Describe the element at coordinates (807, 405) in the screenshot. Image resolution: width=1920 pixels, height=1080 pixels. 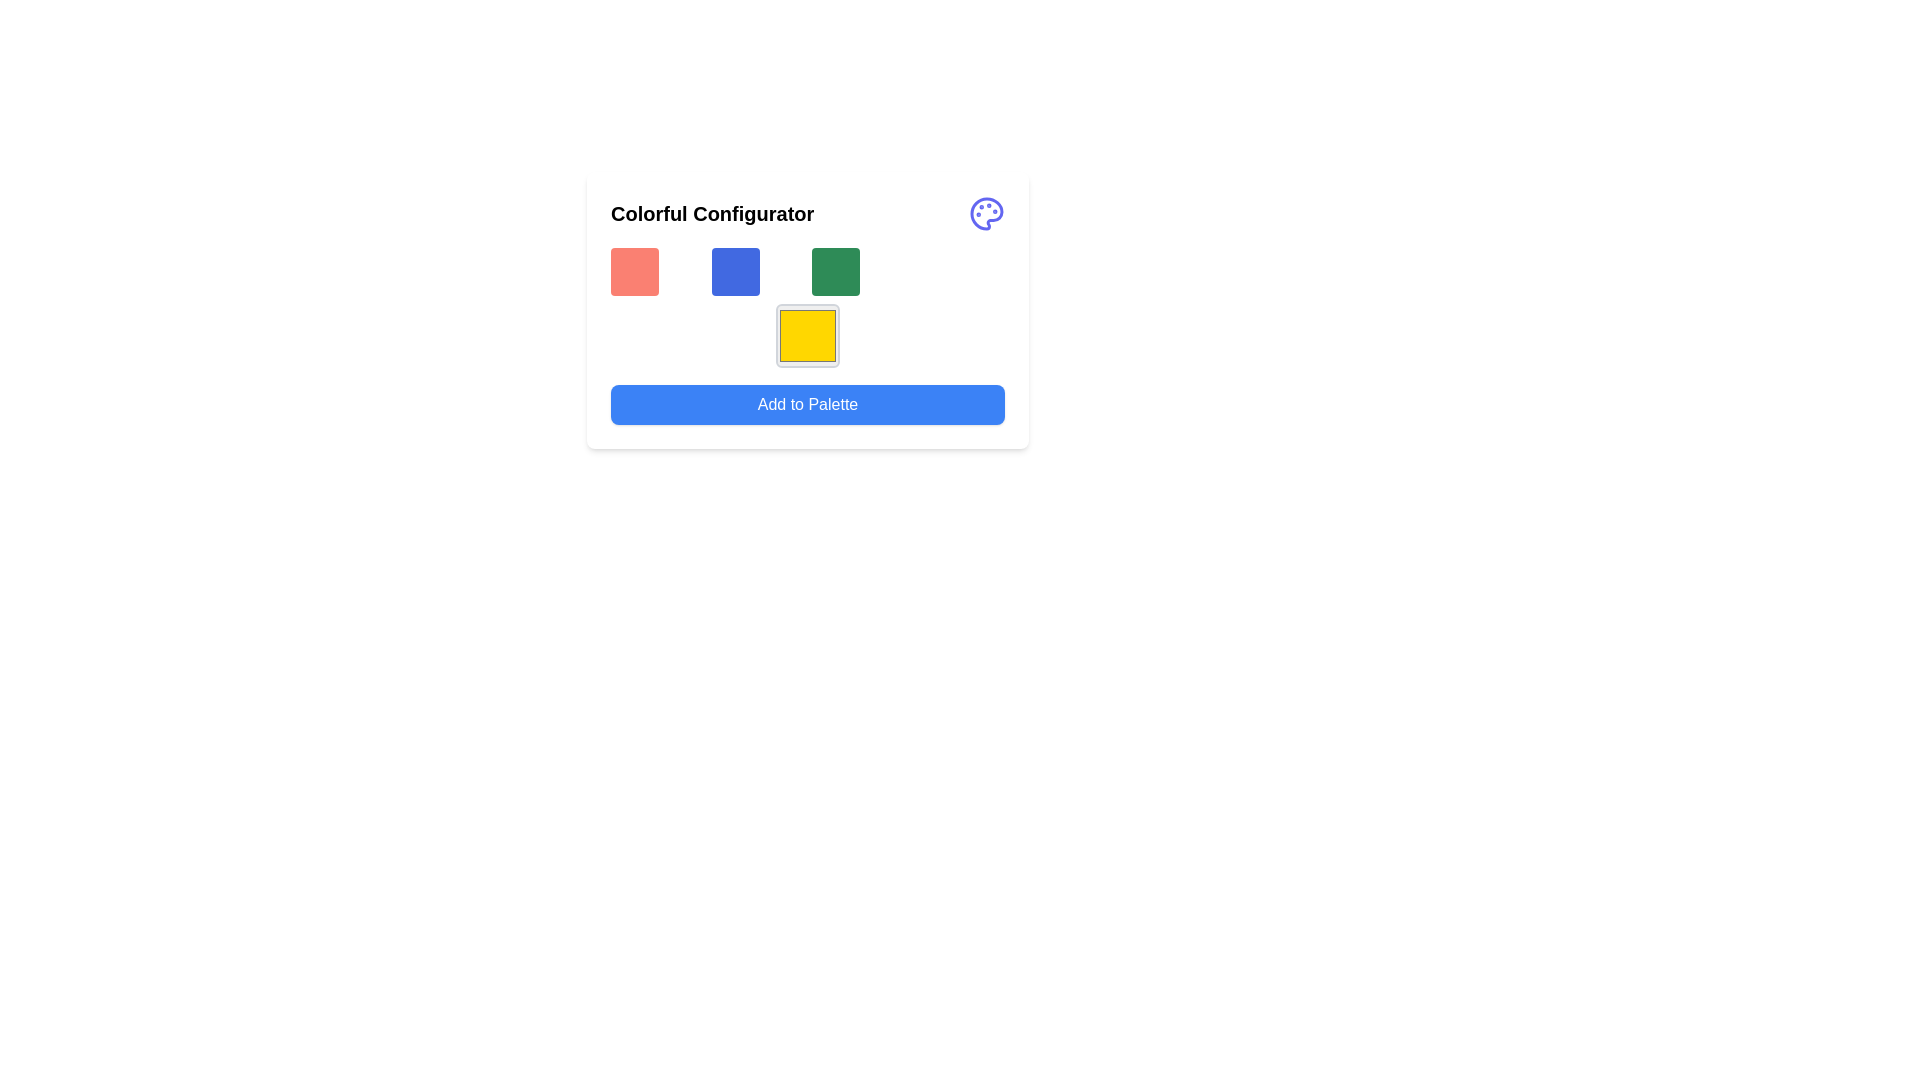
I see `the 'Add to Palette' button, which is a rectangular button with white text on a blue background, located at the bottom of the 'Colorful Configurator' card` at that location.